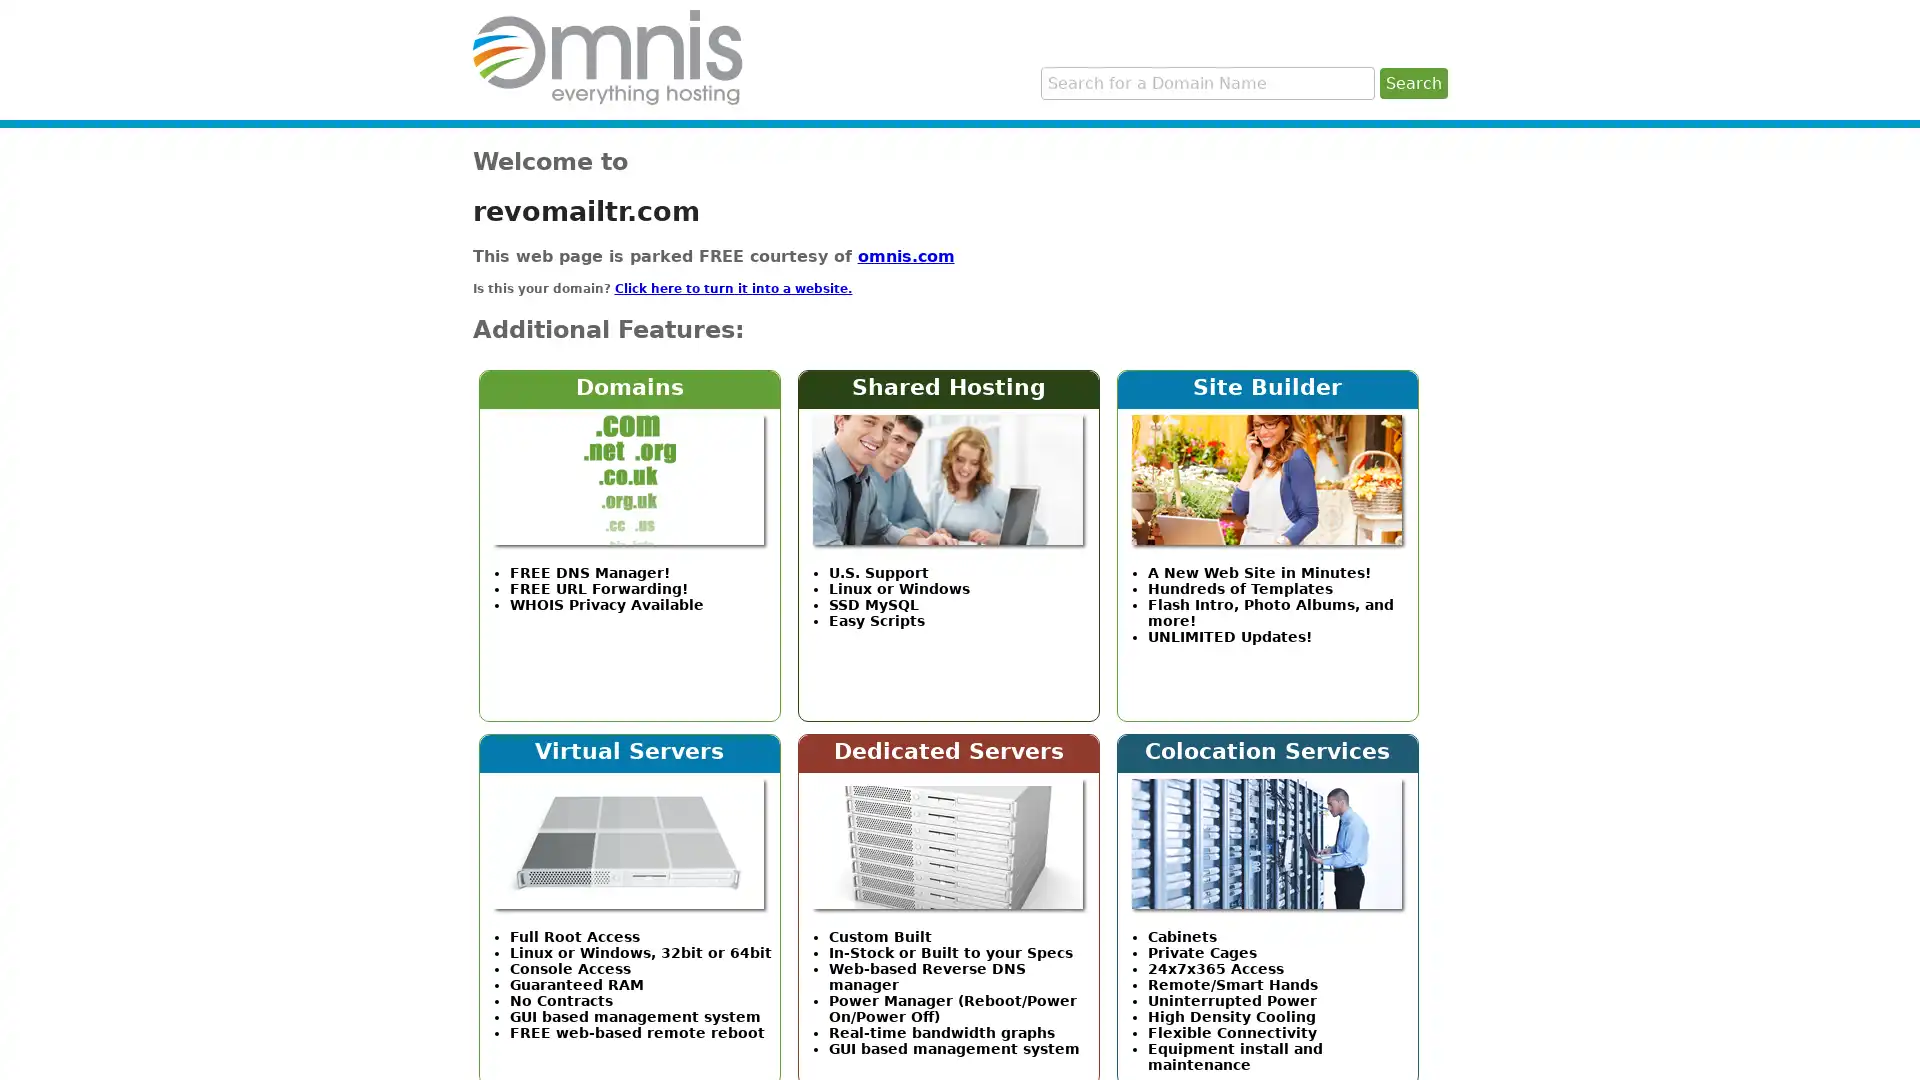 This screenshot has height=1080, width=1920. What do you see at coordinates (1411, 82) in the screenshot?
I see `Search` at bounding box center [1411, 82].